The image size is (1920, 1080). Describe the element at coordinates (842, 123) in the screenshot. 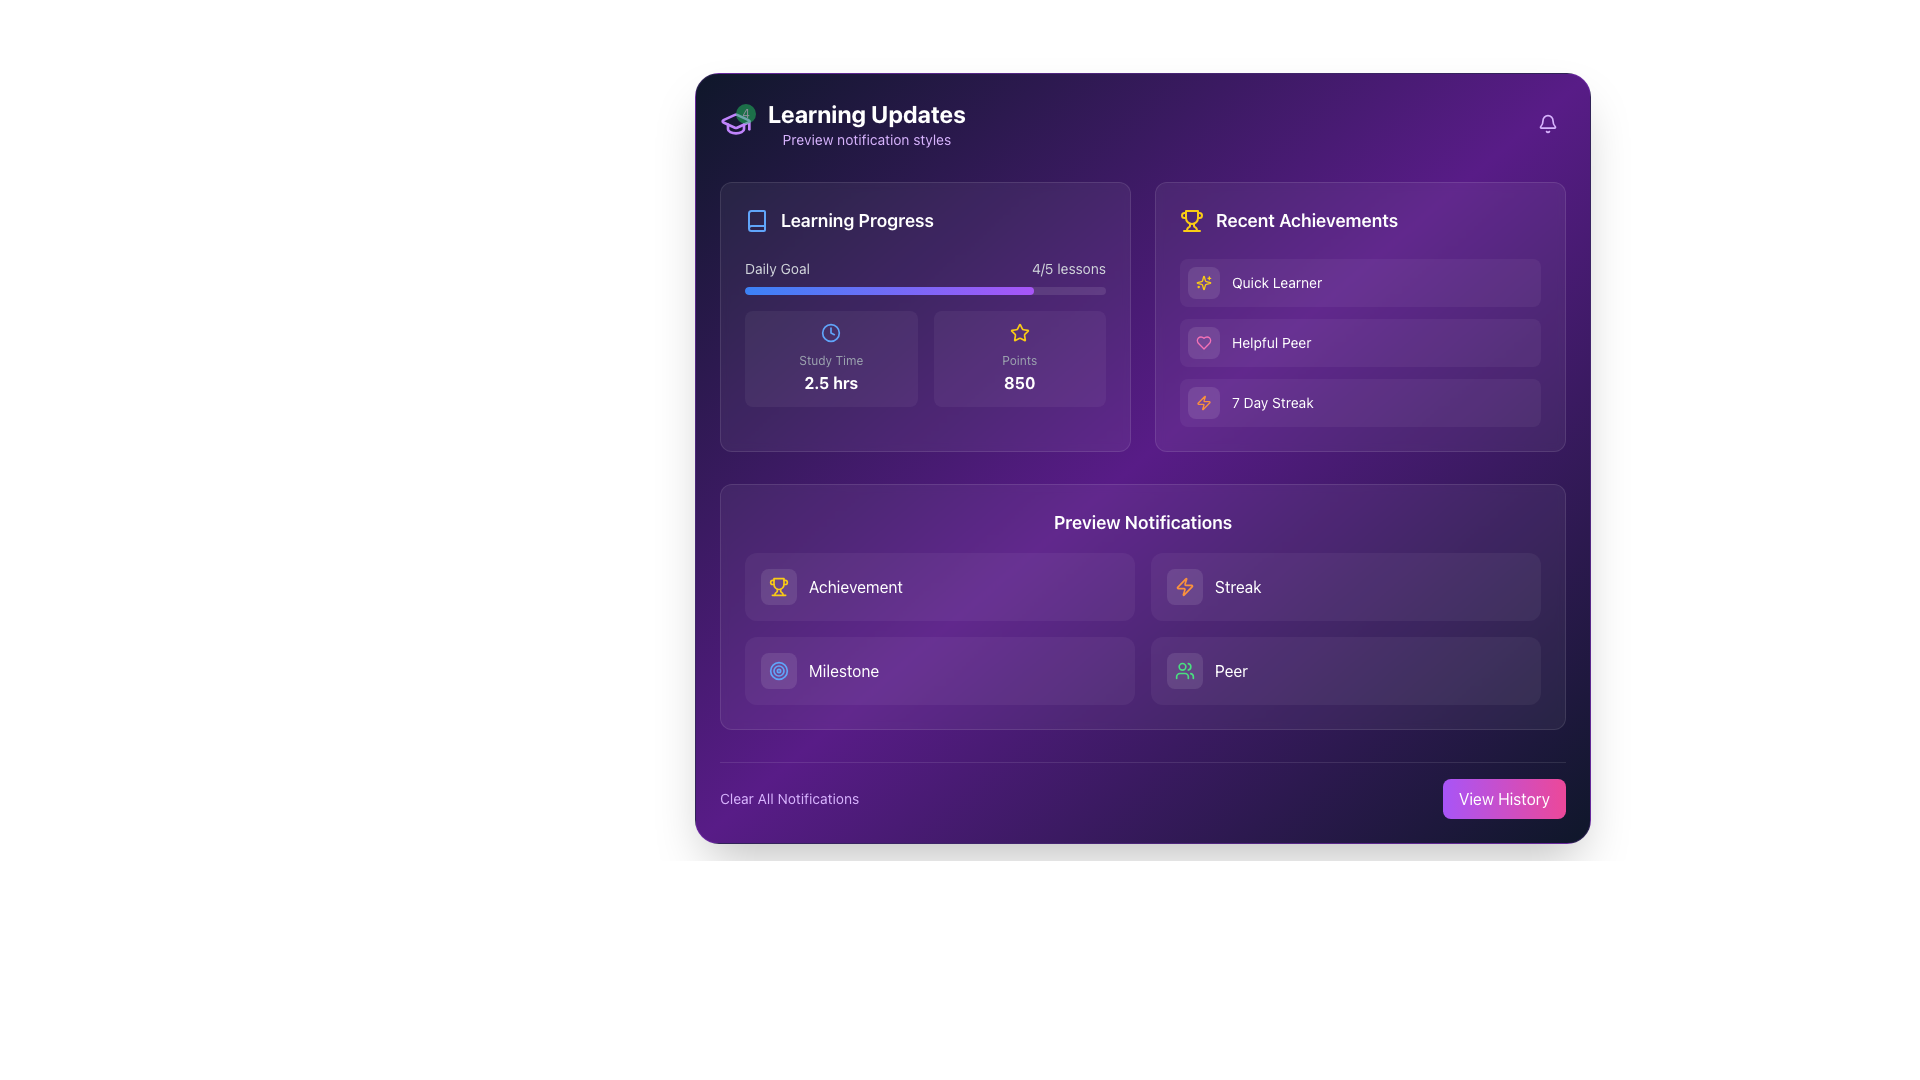

I see `text content of the Informational header displaying 'Learning Updates' with a notification badge indicating the number '4'` at that location.